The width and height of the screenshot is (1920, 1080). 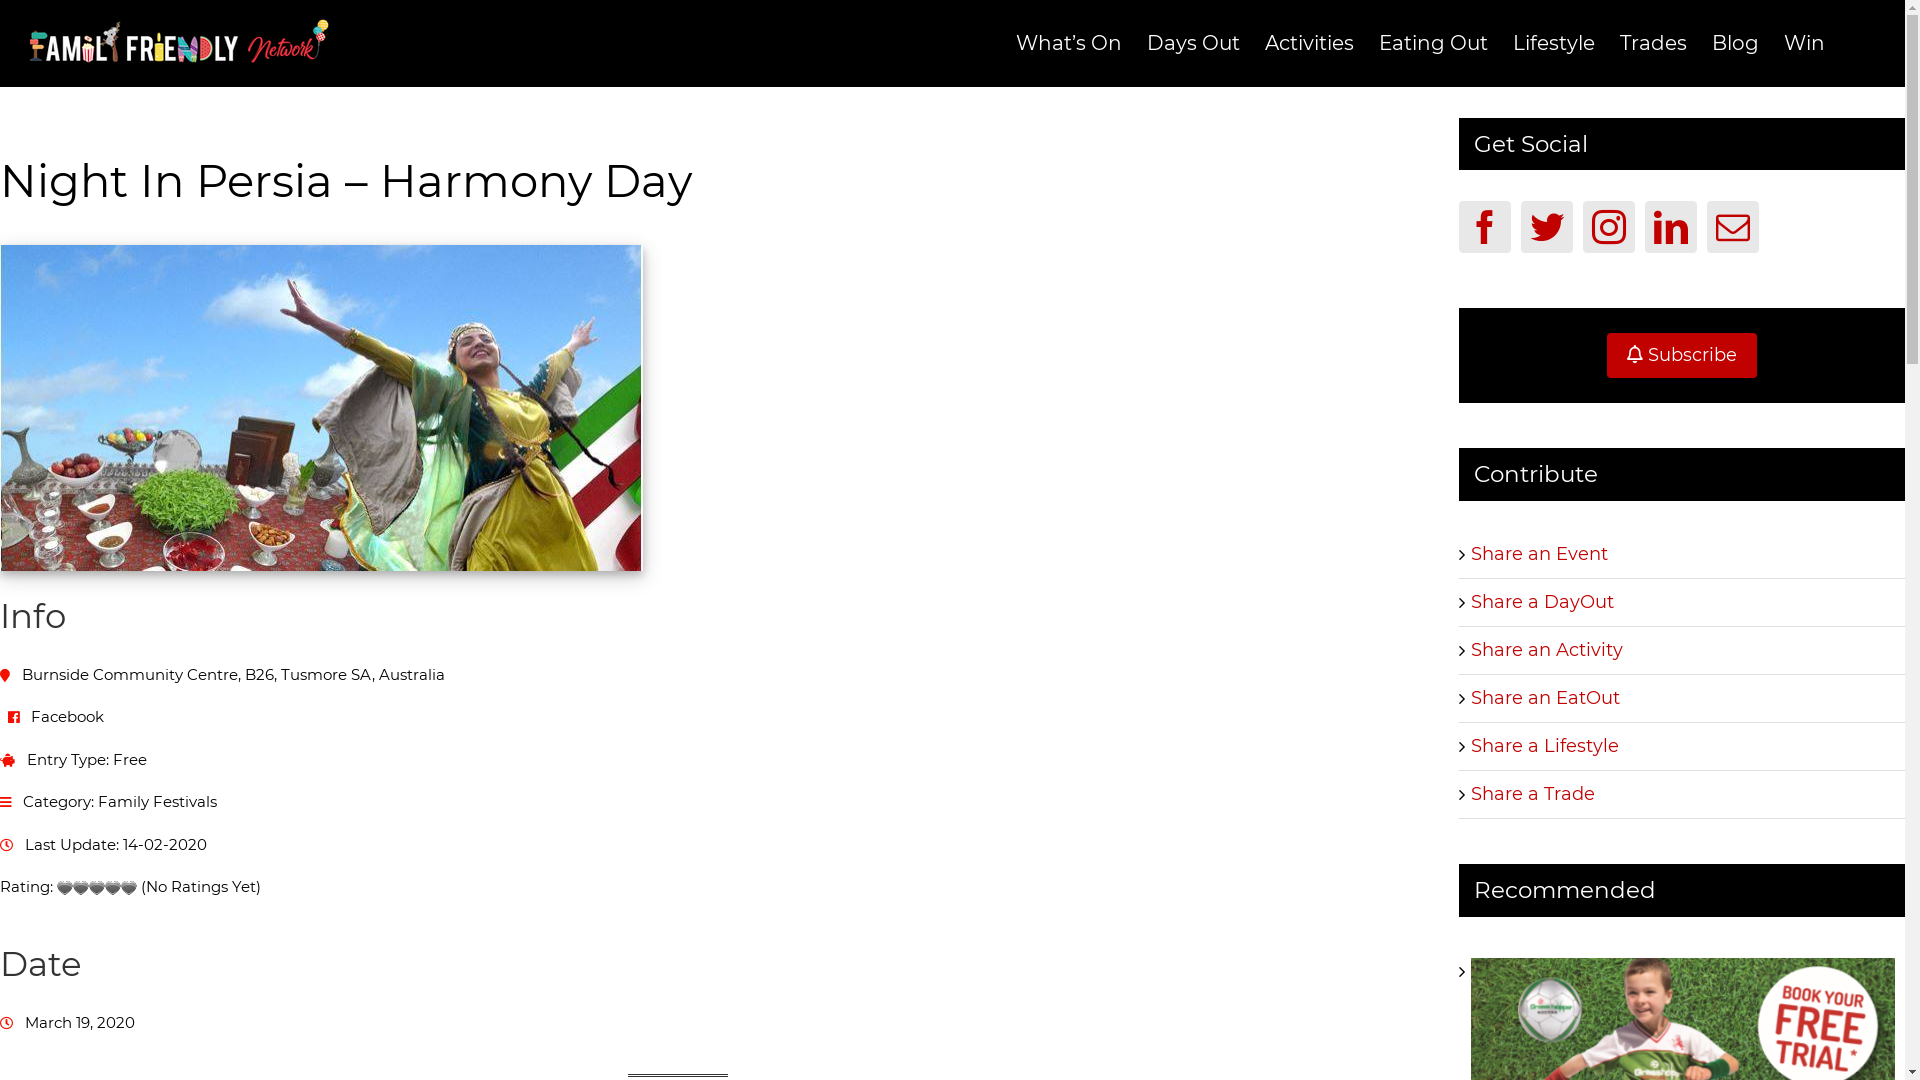 What do you see at coordinates (1731, 226) in the screenshot?
I see `'Mail'` at bounding box center [1731, 226].